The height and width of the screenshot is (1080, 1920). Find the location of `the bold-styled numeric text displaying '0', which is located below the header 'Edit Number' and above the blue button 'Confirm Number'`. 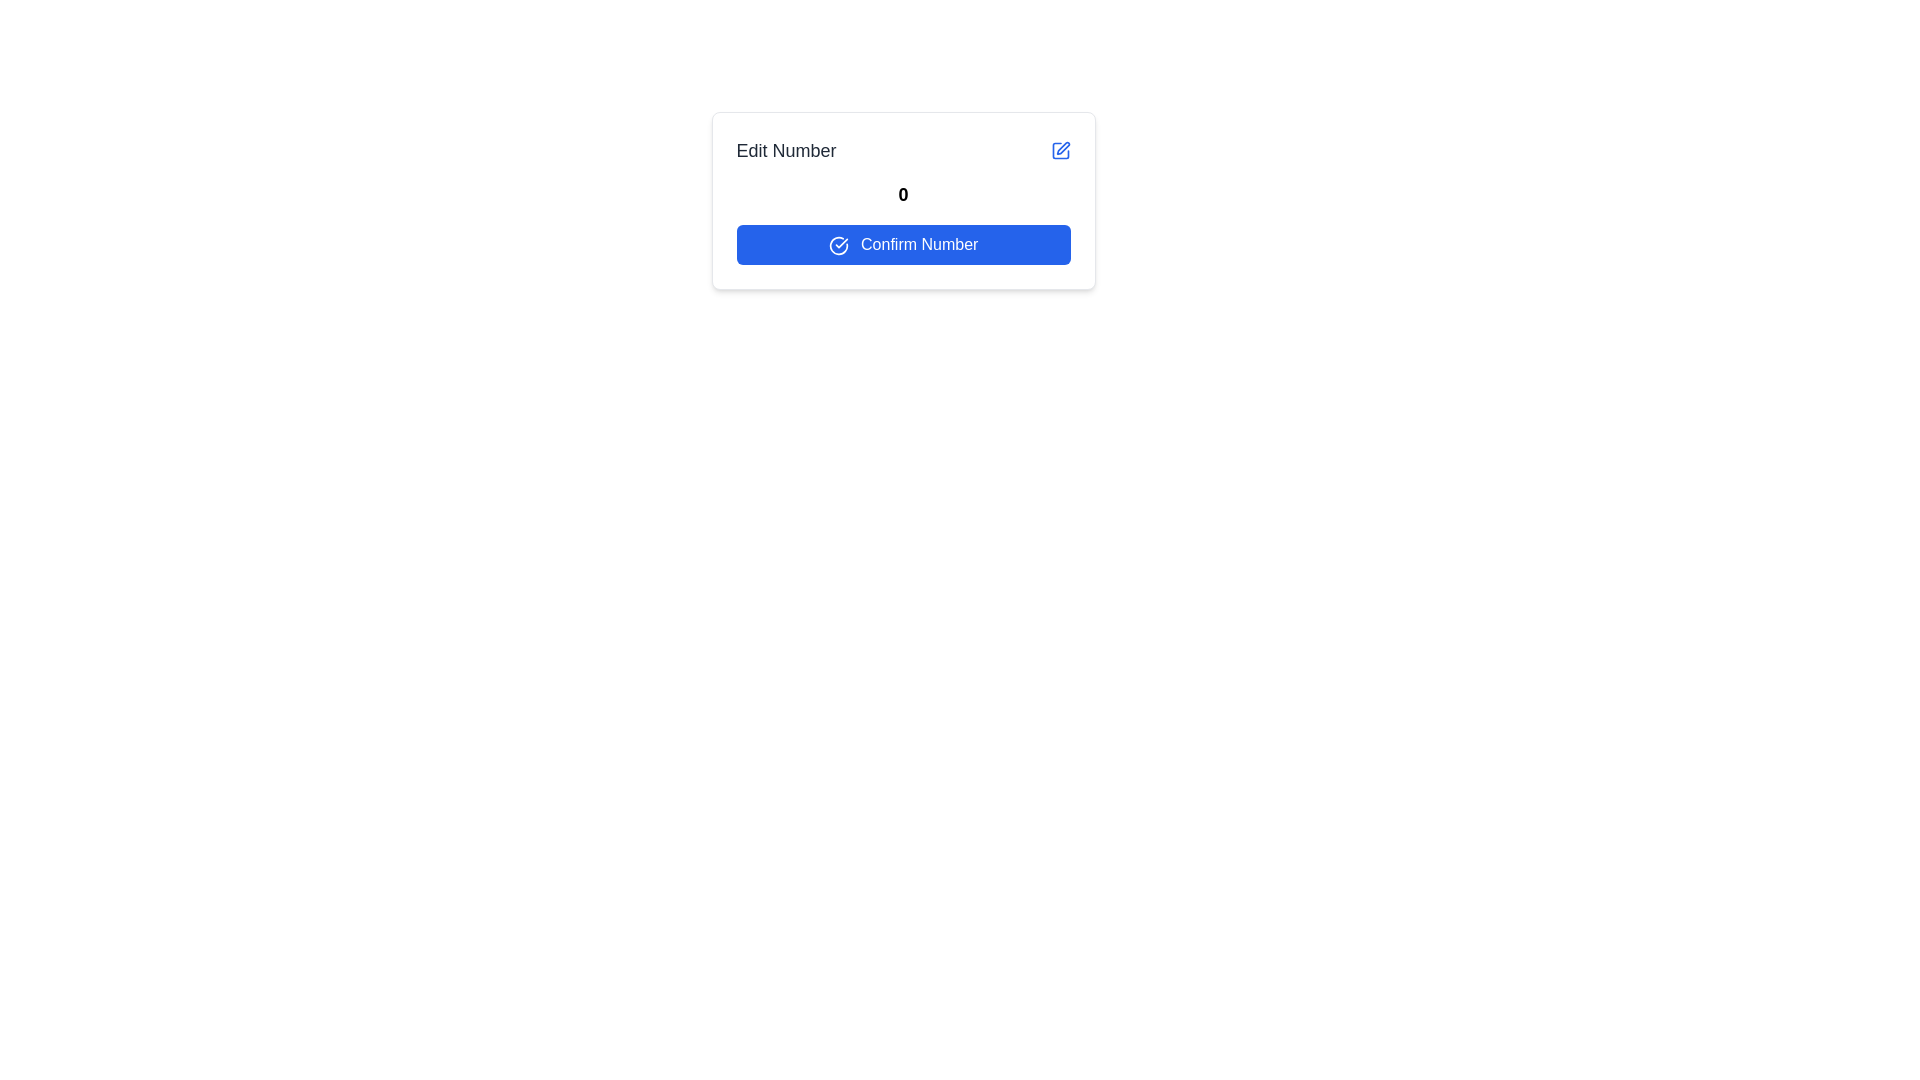

the bold-styled numeric text displaying '0', which is located below the header 'Edit Number' and above the blue button 'Confirm Number' is located at coordinates (902, 195).